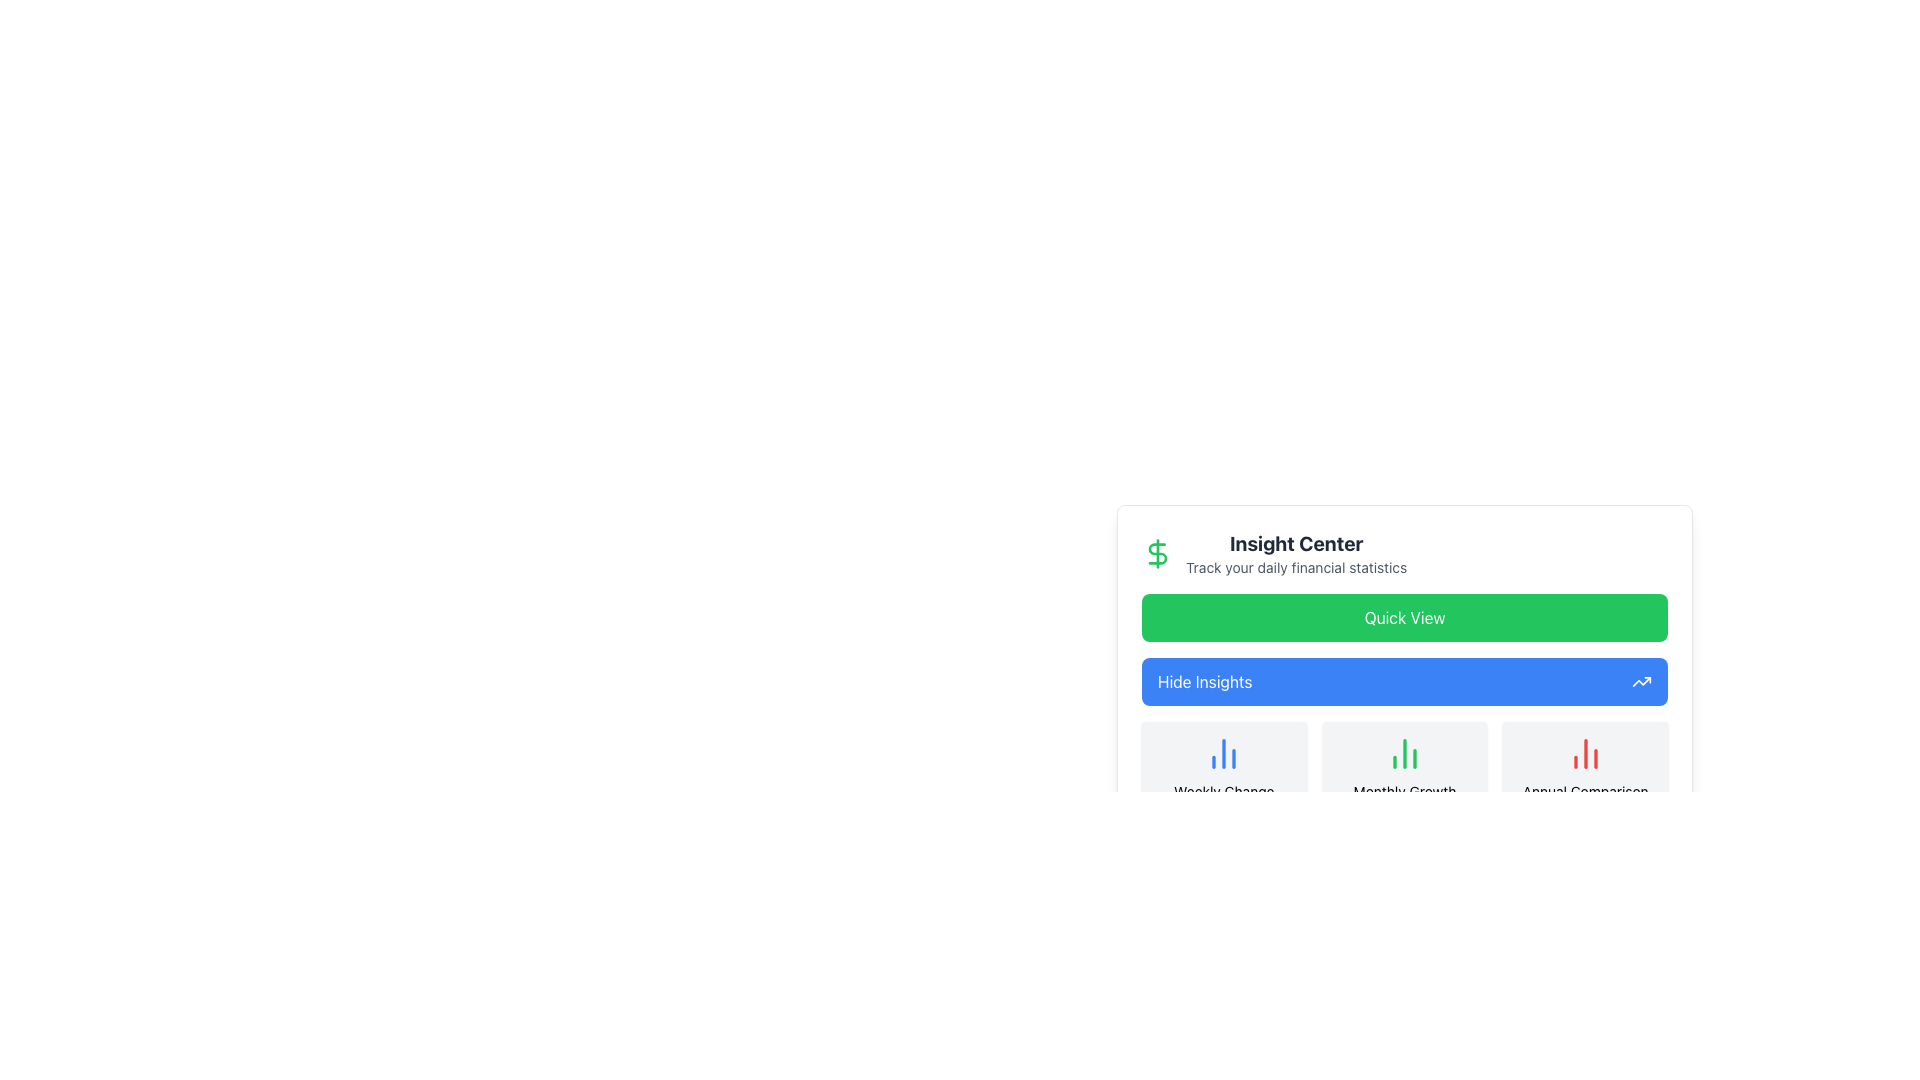 The image size is (1920, 1080). Describe the element at coordinates (1223, 753) in the screenshot. I see `the bar chart icon representing the 'Weekly Change' data point, which is located at the center of the bottom card layout above the text 'Weekly Change'` at that location.